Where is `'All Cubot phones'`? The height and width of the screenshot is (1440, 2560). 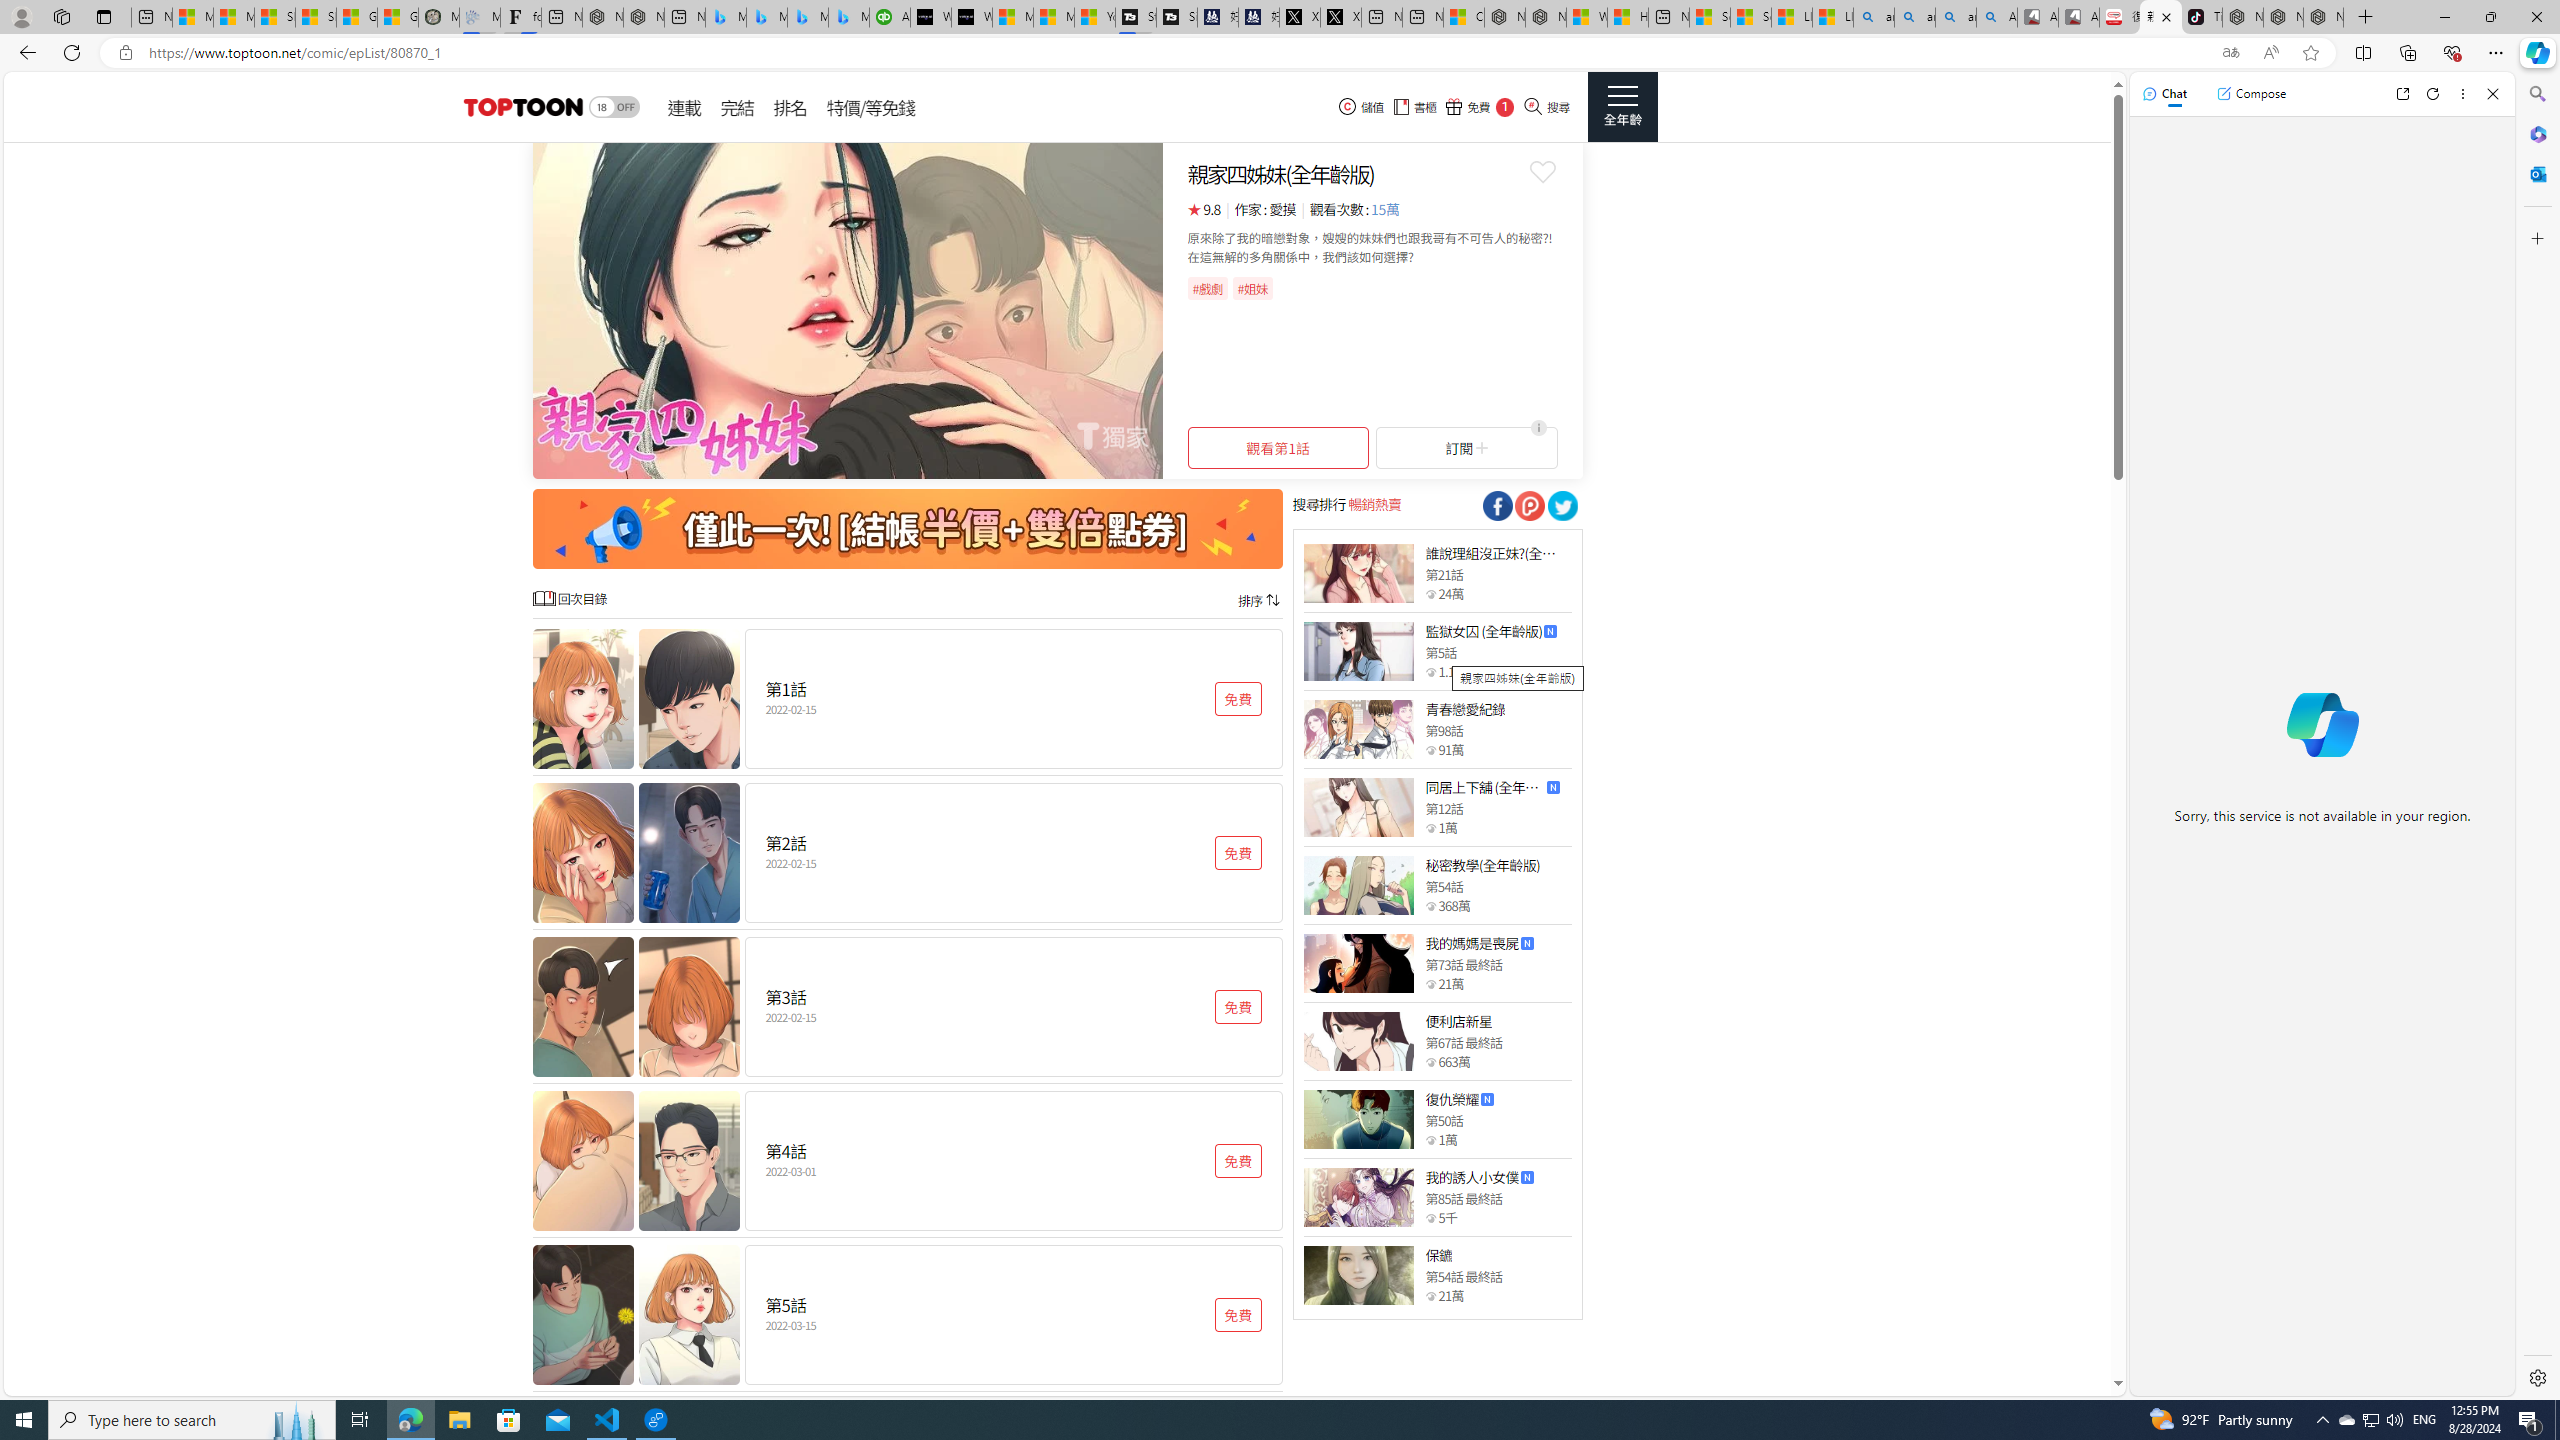
'All Cubot phones' is located at coordinates (2078, 16).